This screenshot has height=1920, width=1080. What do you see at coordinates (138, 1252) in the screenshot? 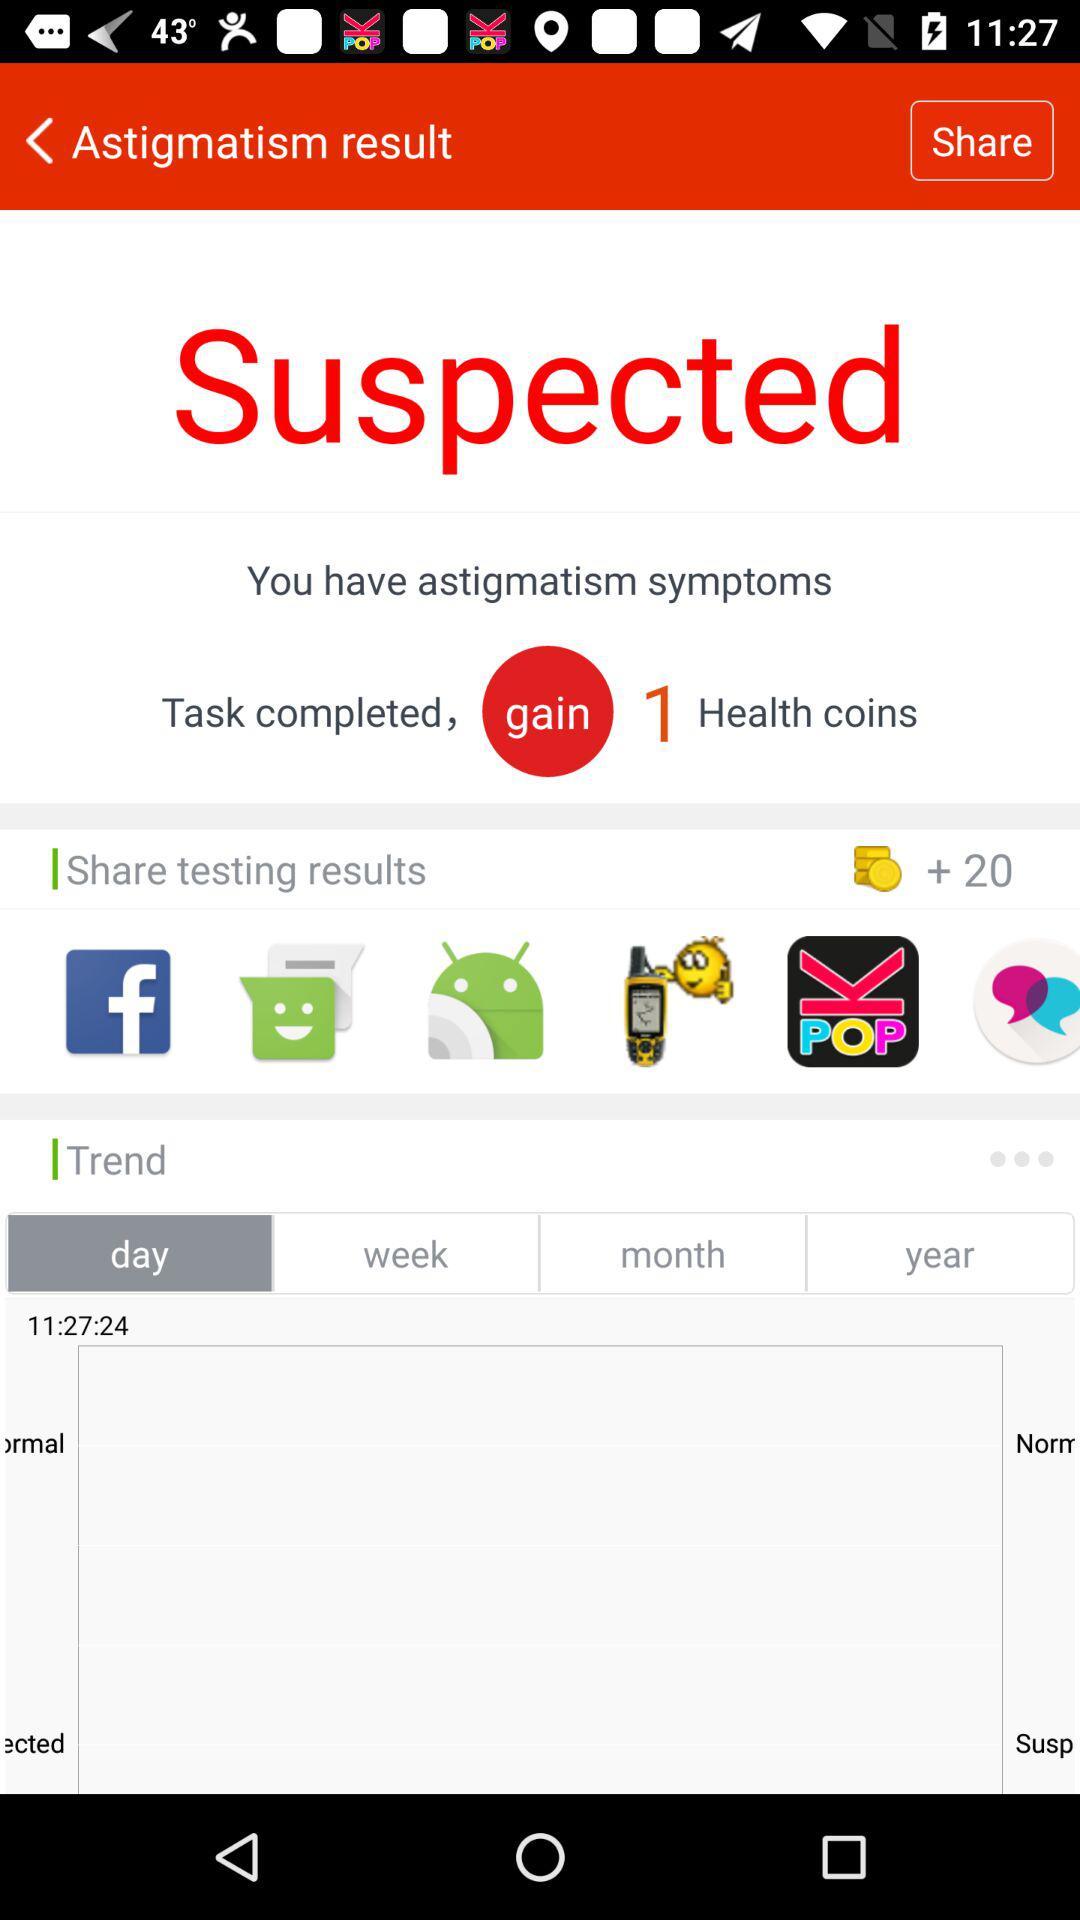
I see `the day` at bounding box center [138, 1252].